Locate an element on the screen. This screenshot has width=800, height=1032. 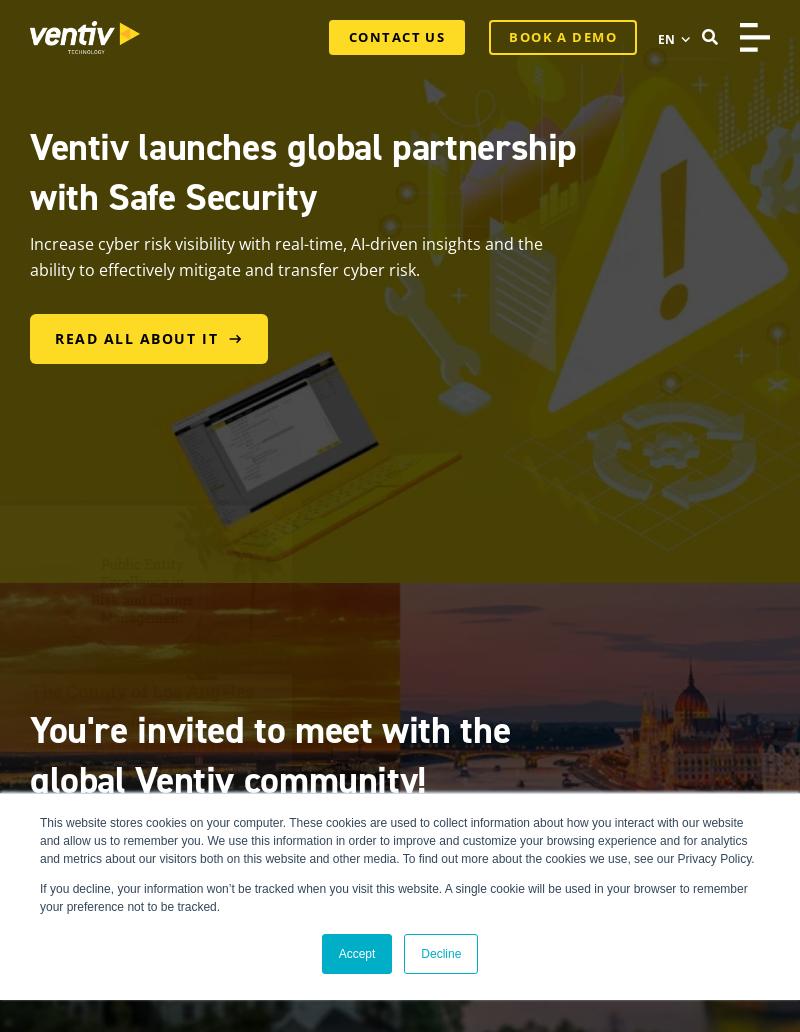
'Join Ventiv's team and customers in Charleston, South Carolina or Budapest, Hungary in 2024 for keynotes, breakouts, trainings, networking, and fun outings.' is located at coordinates (279, 853).